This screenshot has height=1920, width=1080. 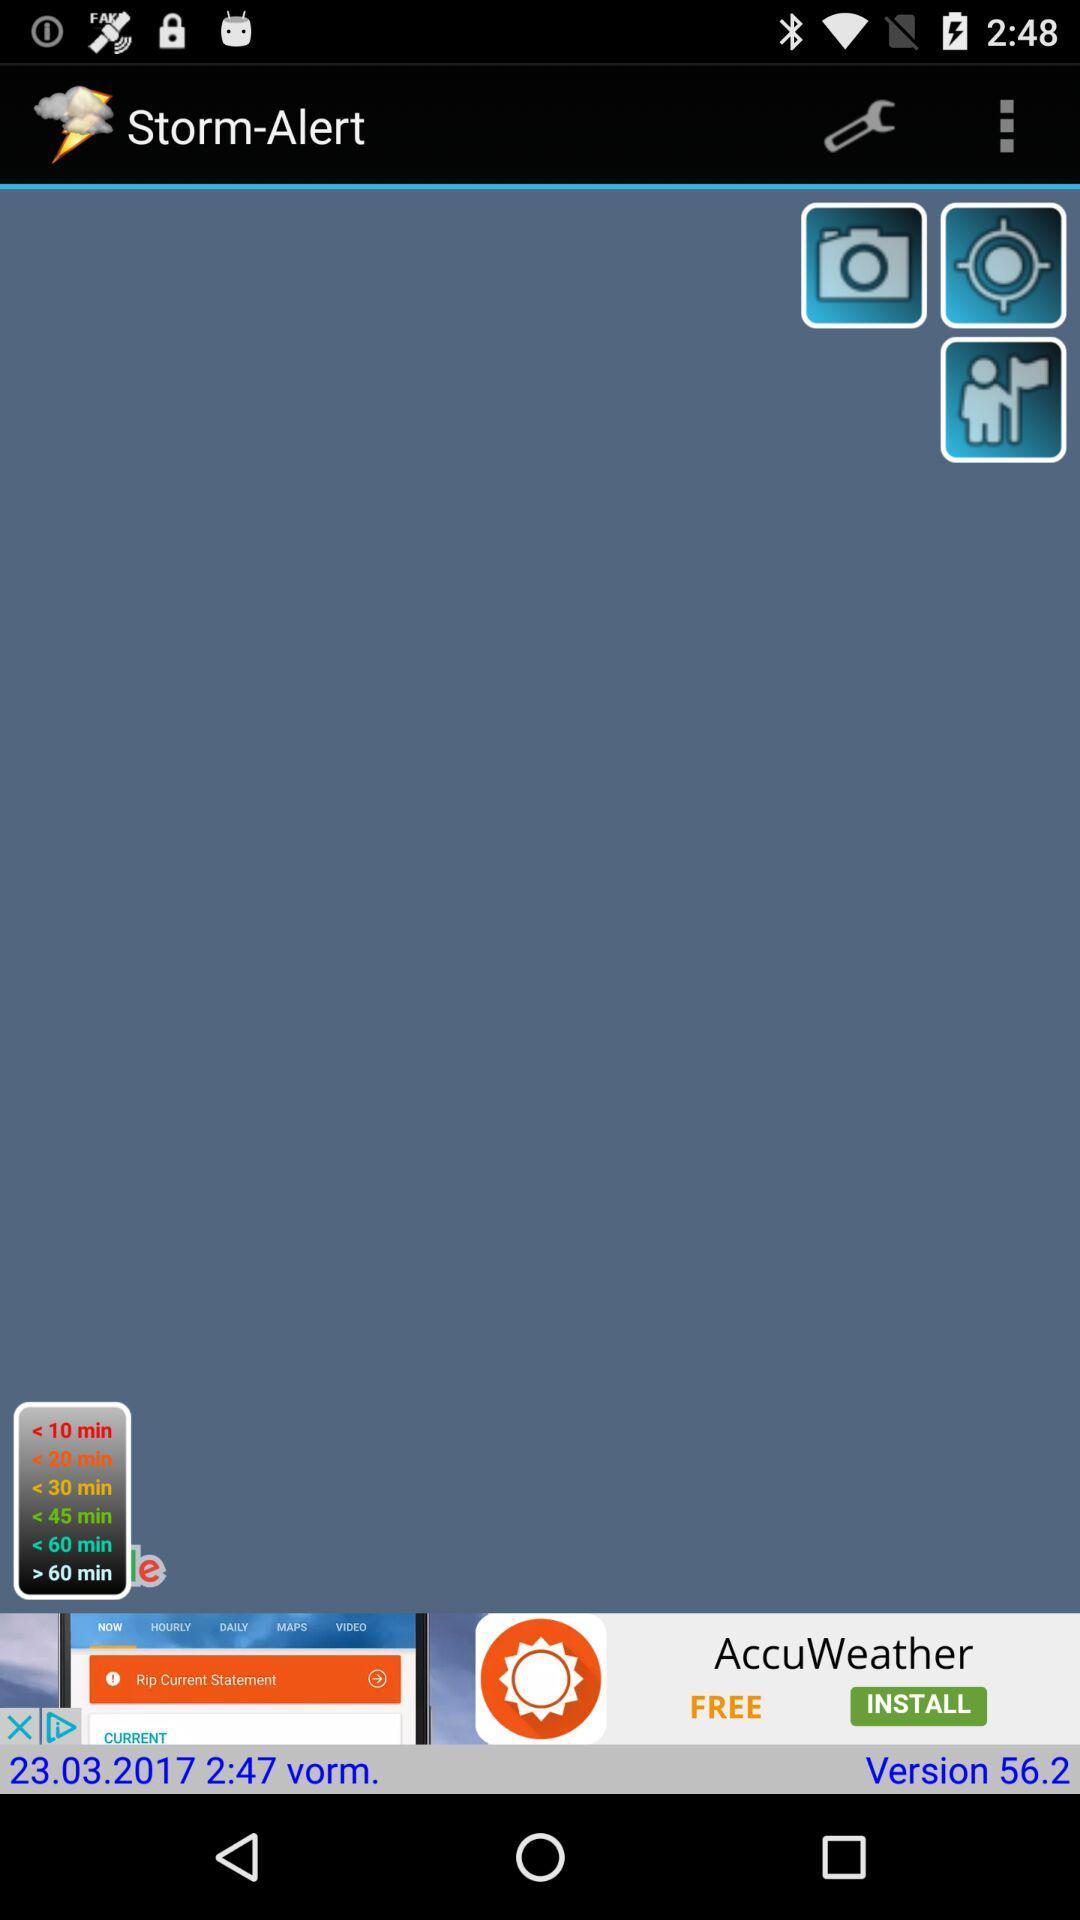 What do you see at coordinates (1003, 264) in the screenshot?
I see `set to current location` at bounding box center [1003, 264].